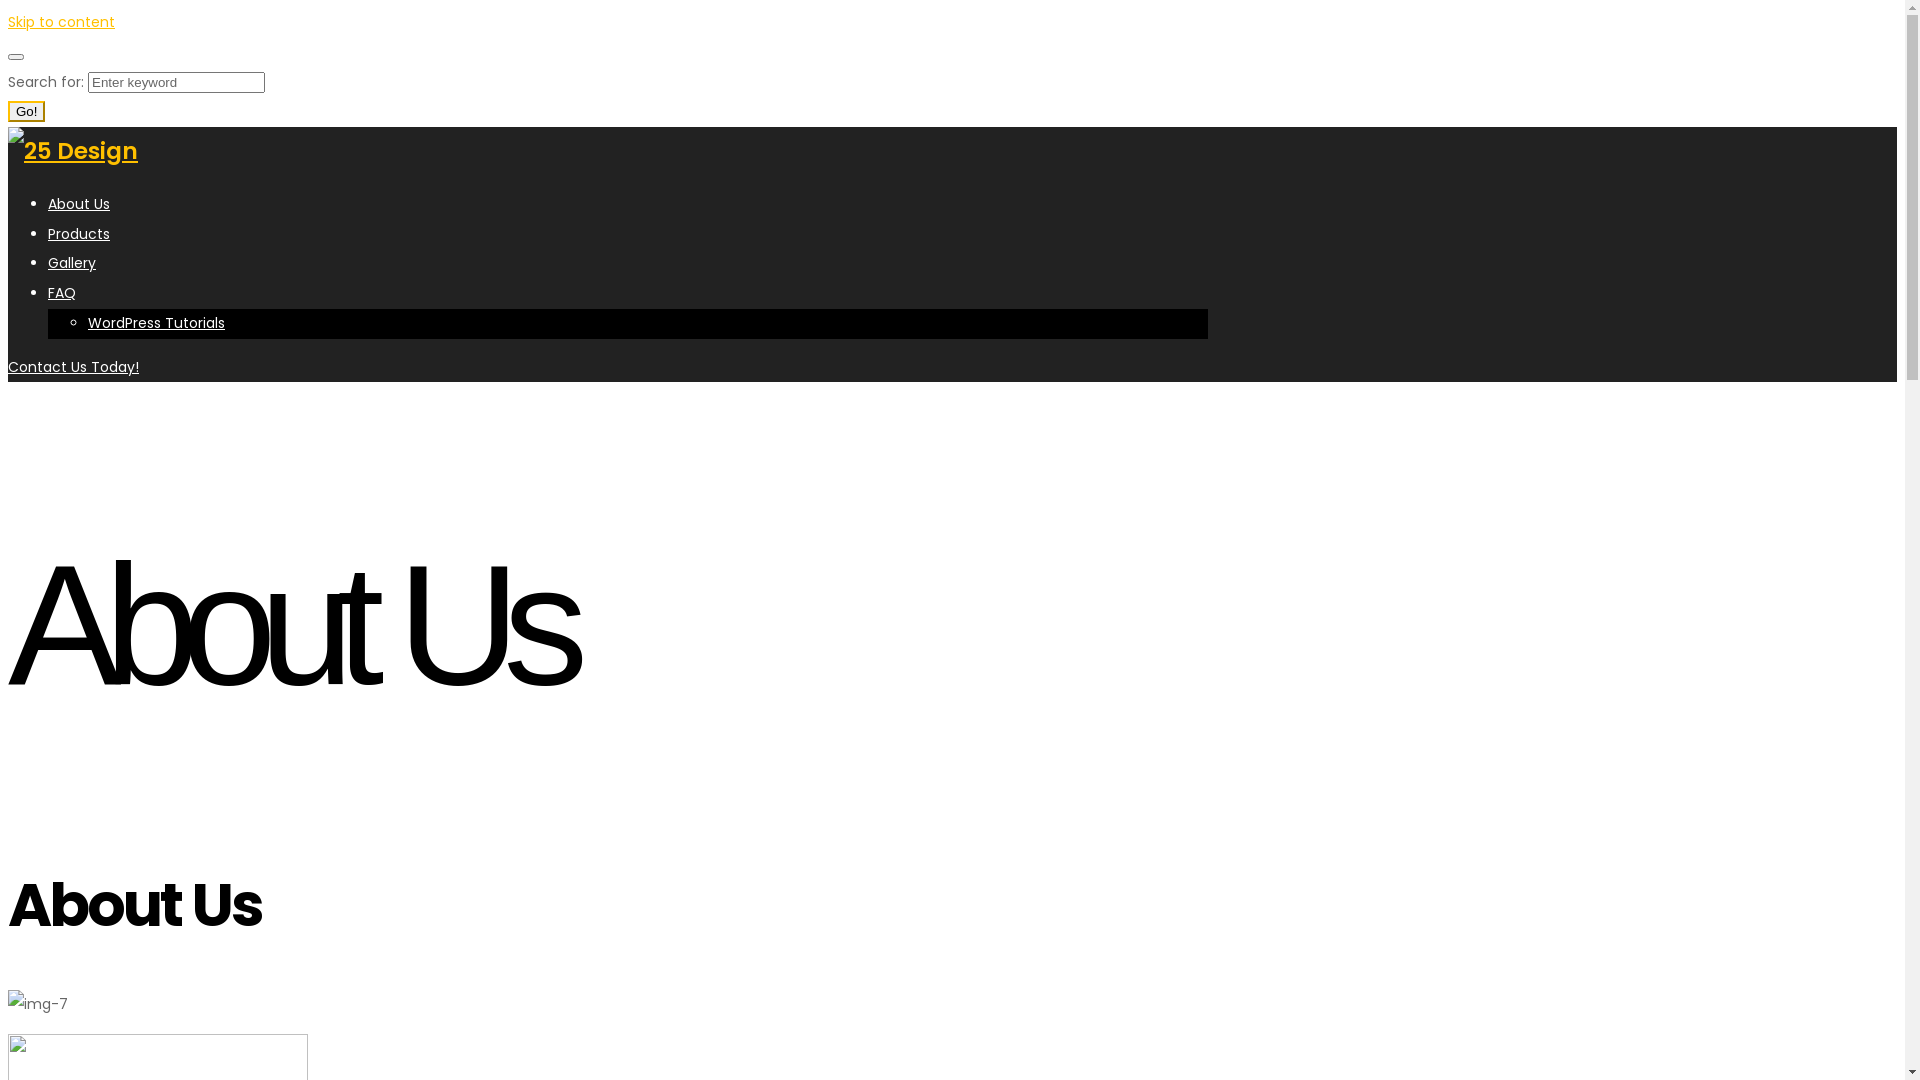  I want to click on 'Gallery', so click(72, 261).